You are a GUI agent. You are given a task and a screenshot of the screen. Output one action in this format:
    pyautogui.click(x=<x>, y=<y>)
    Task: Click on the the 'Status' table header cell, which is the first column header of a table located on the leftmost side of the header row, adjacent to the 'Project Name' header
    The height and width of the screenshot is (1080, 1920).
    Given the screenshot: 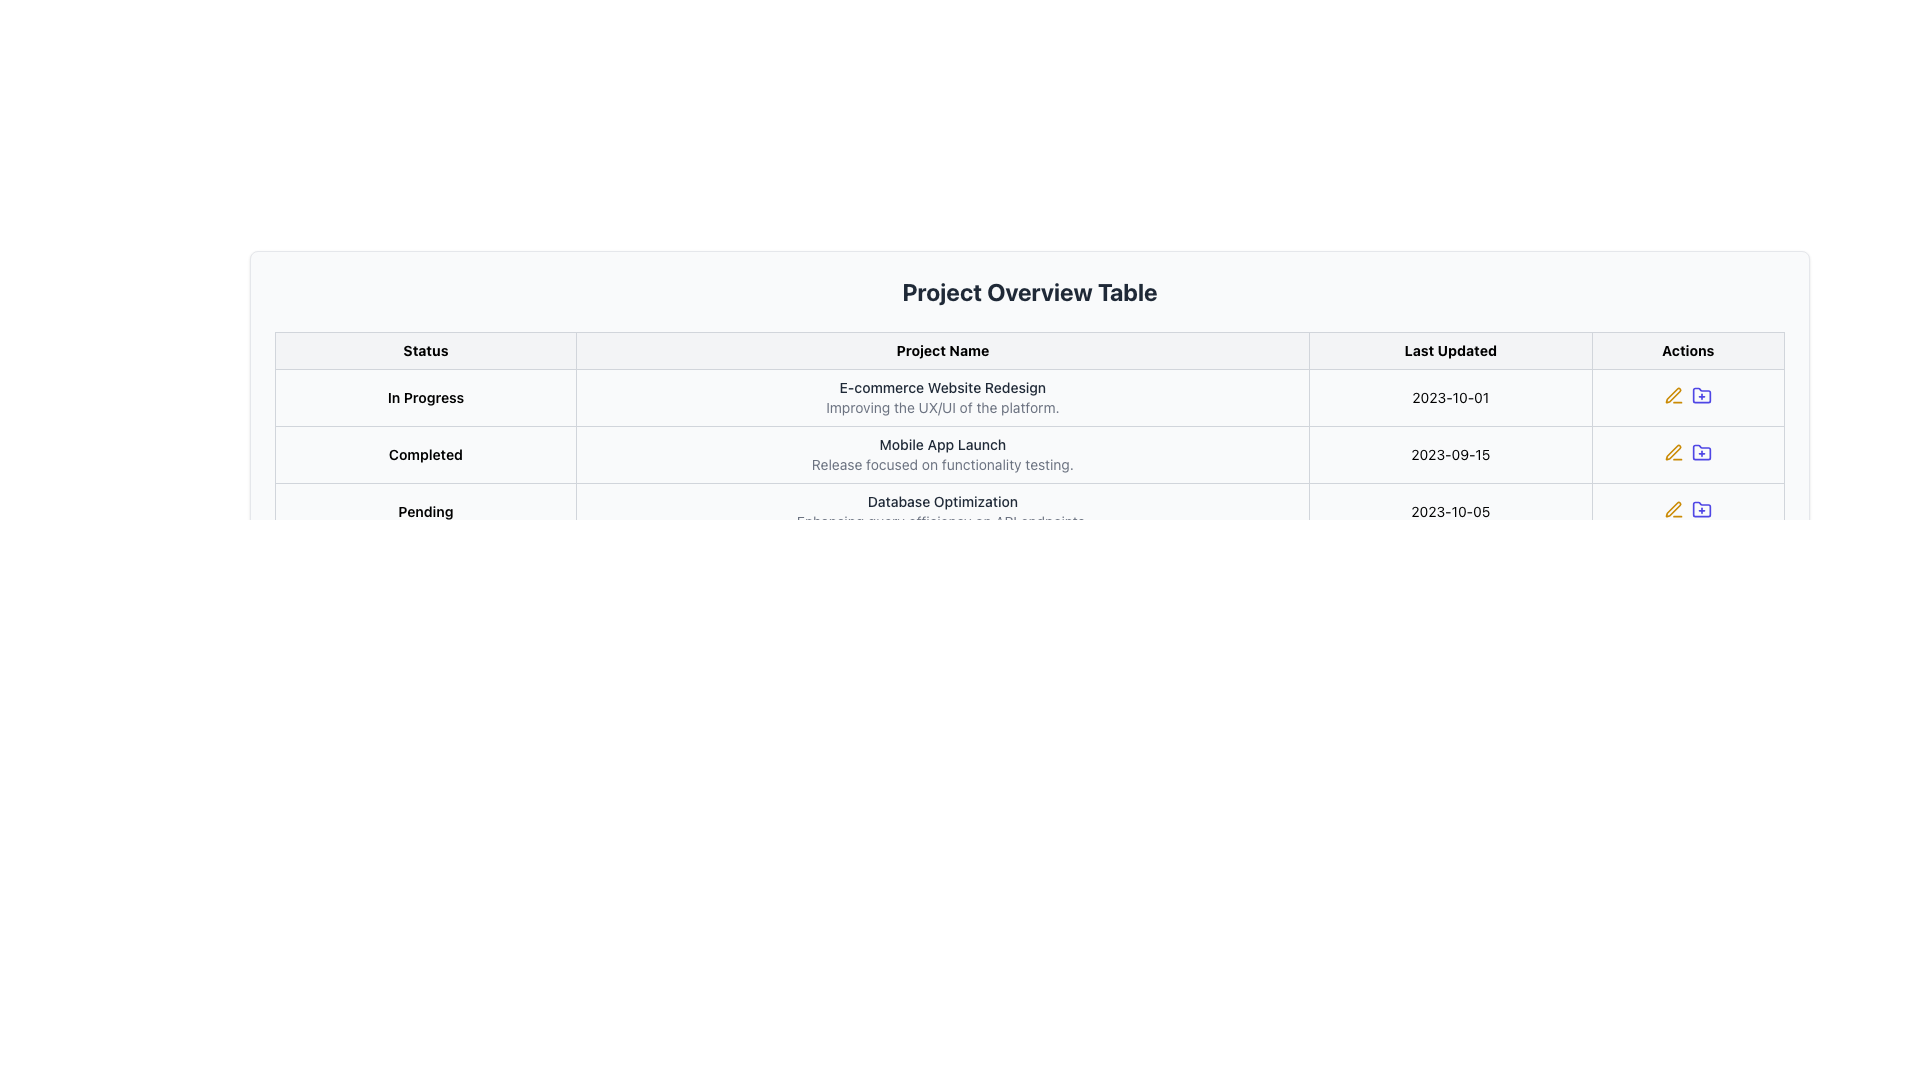 What is the action you would take?
    pyautogui.click(x=424, y=350)
    